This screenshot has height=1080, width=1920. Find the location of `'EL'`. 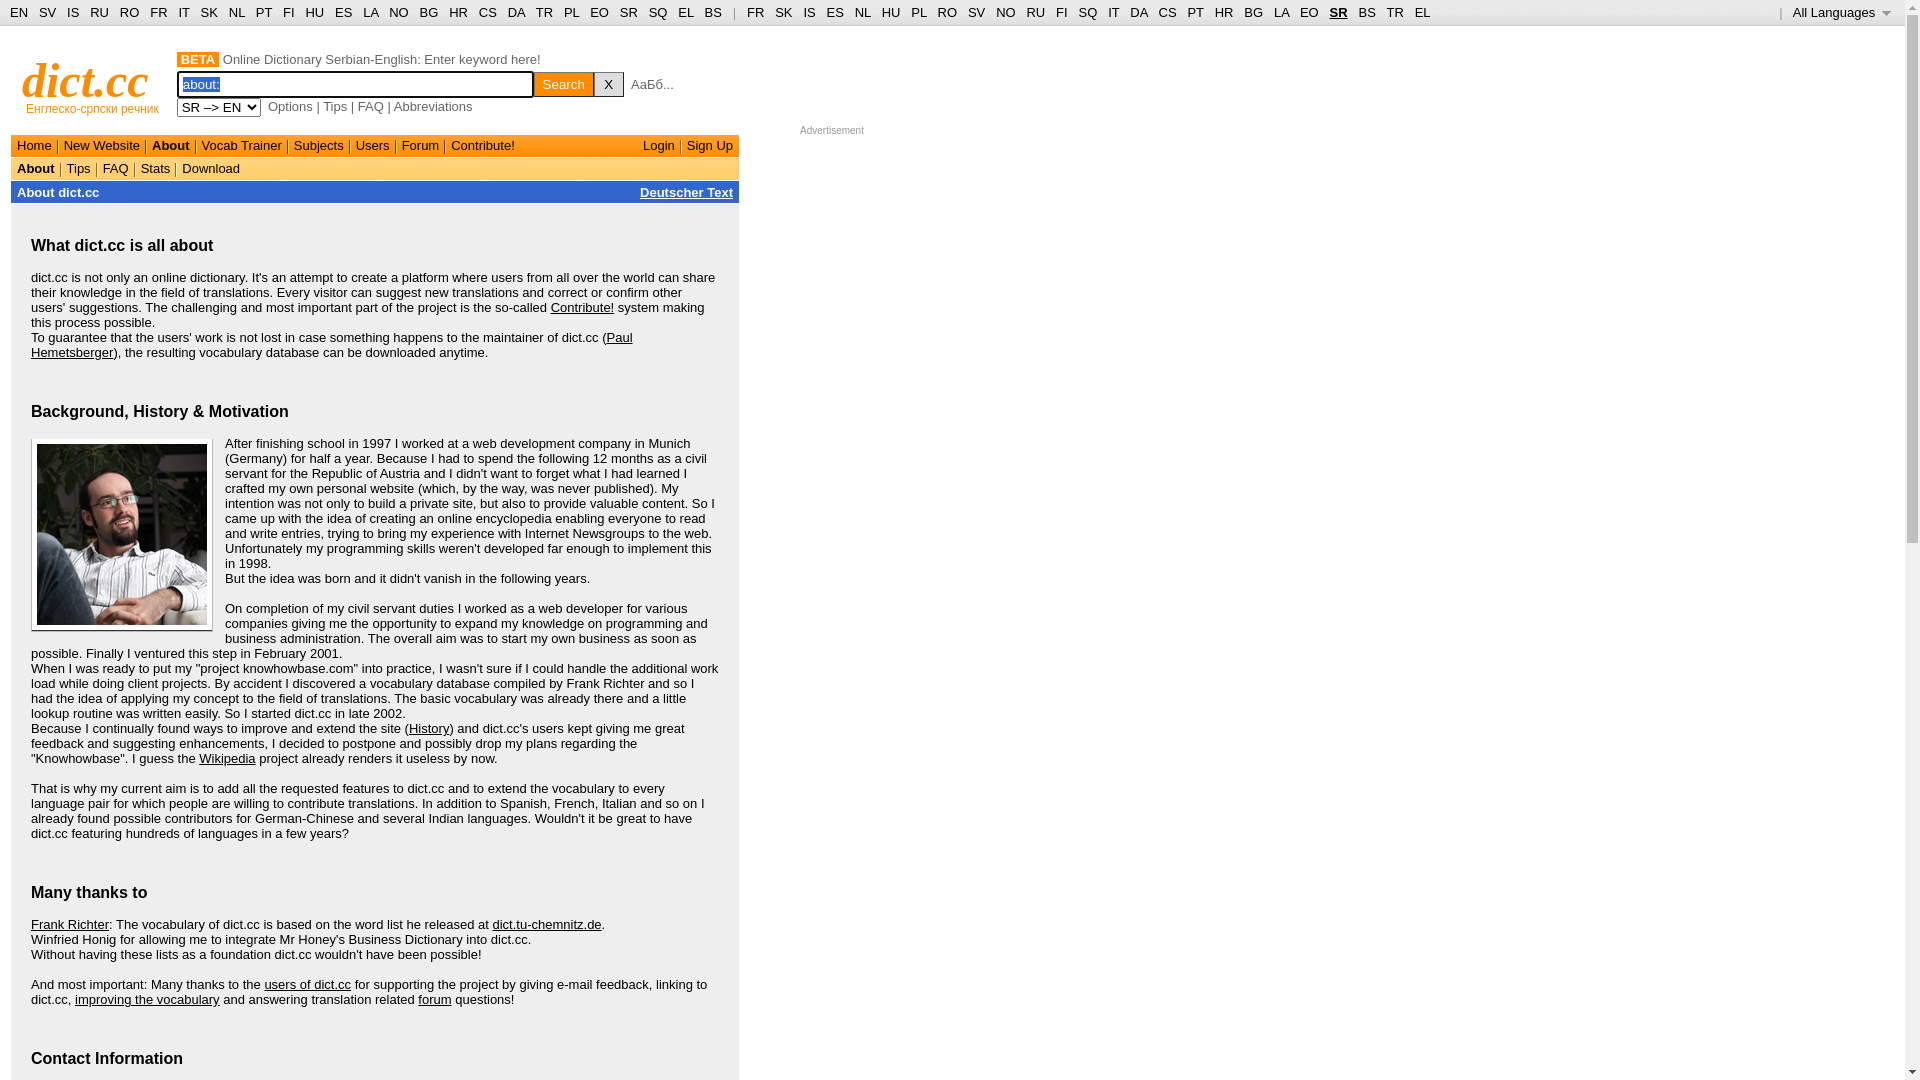

'EL' is located at coordinates (685, 12).